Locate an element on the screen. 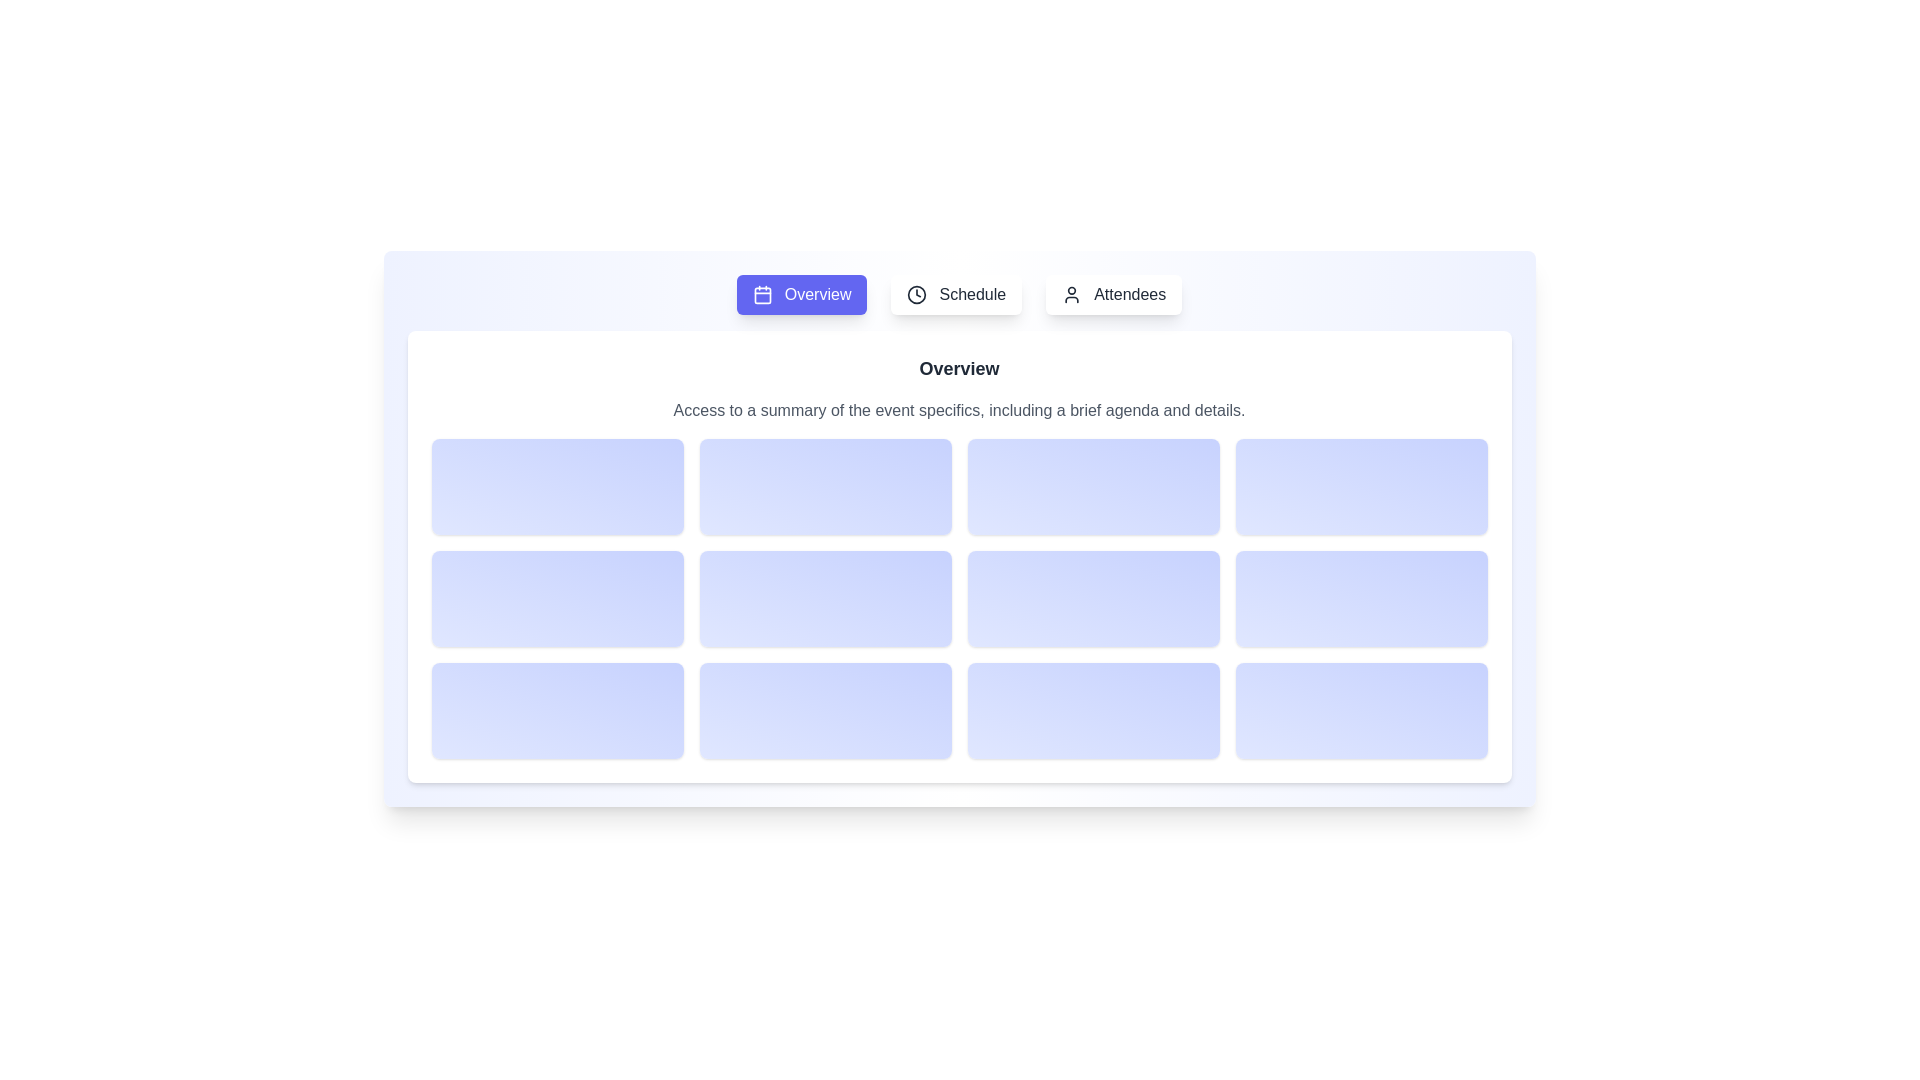 Image resolution: width=1920 pixels, height=1080 pixels. the tab labeled Schedule to view its content is located at coordinates (955, 294).